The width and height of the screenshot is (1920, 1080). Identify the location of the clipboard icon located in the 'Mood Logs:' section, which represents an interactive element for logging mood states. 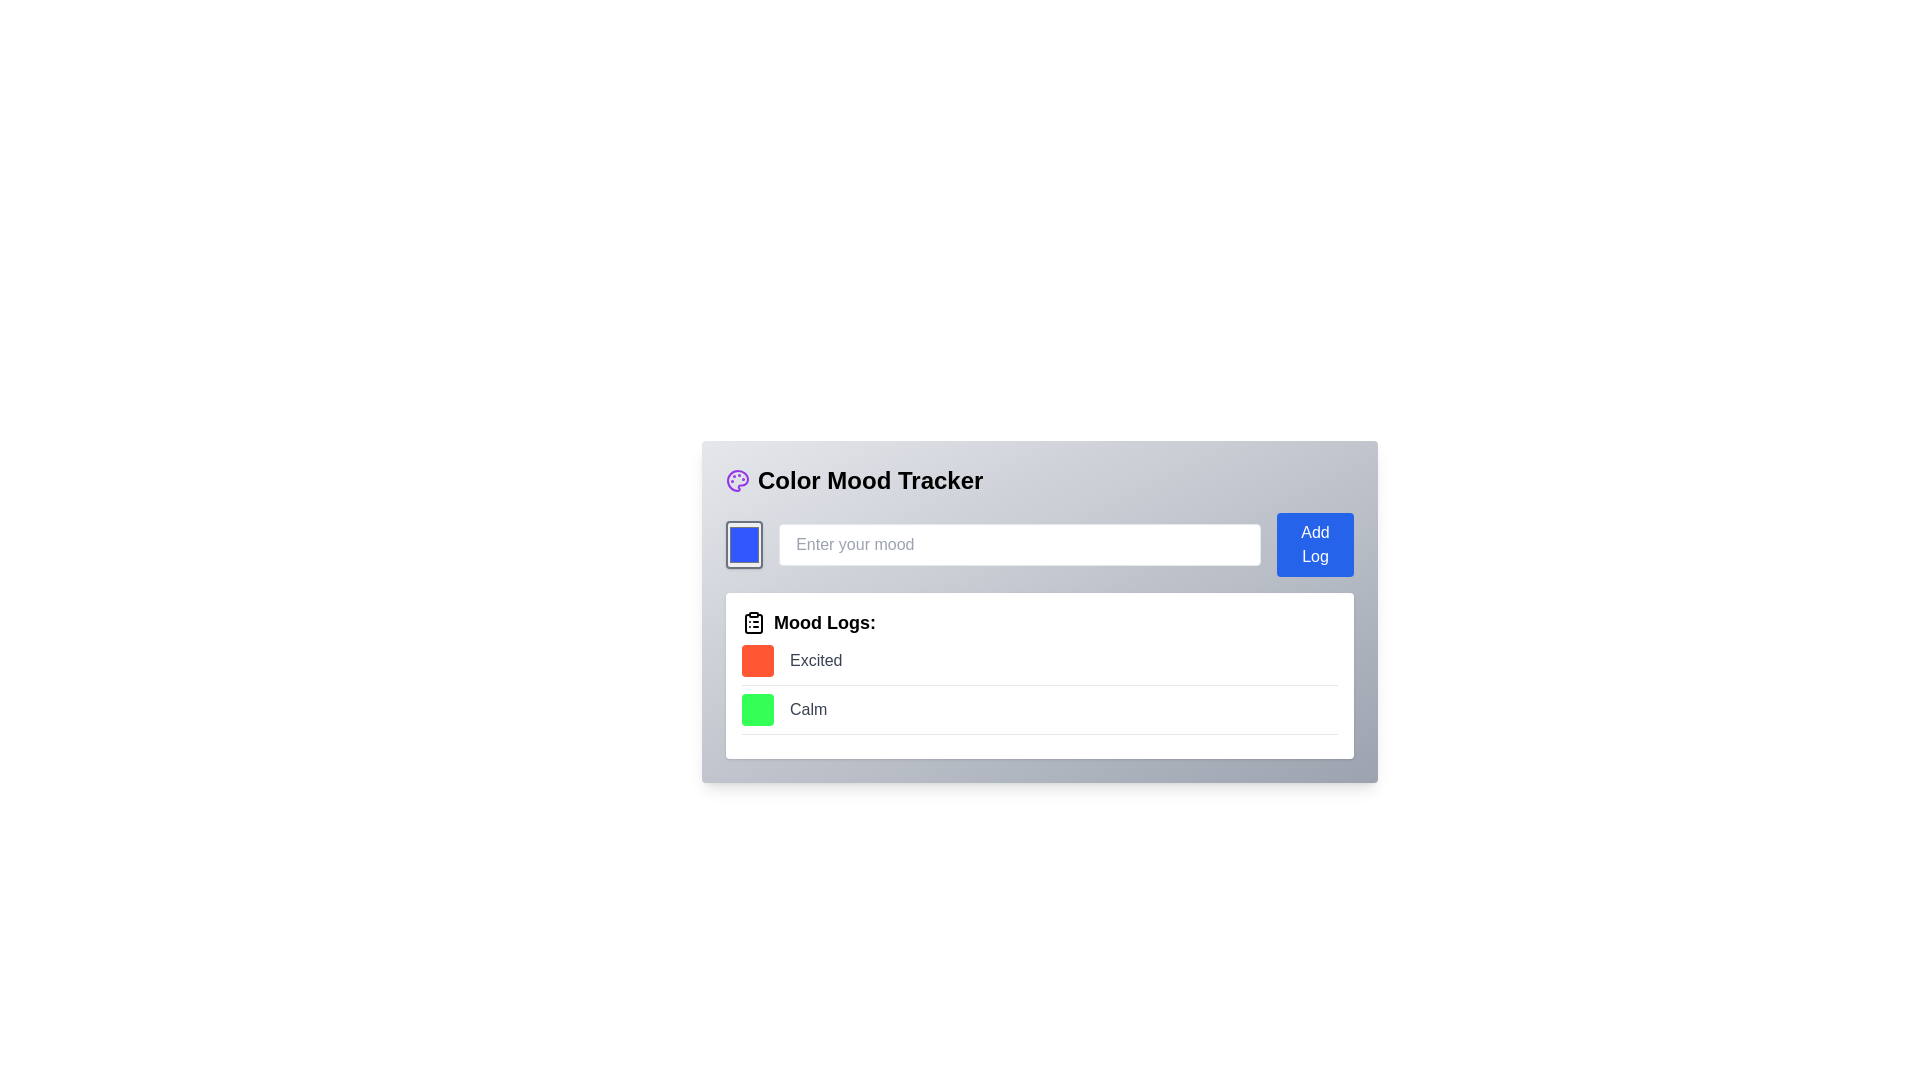
(752, 623).